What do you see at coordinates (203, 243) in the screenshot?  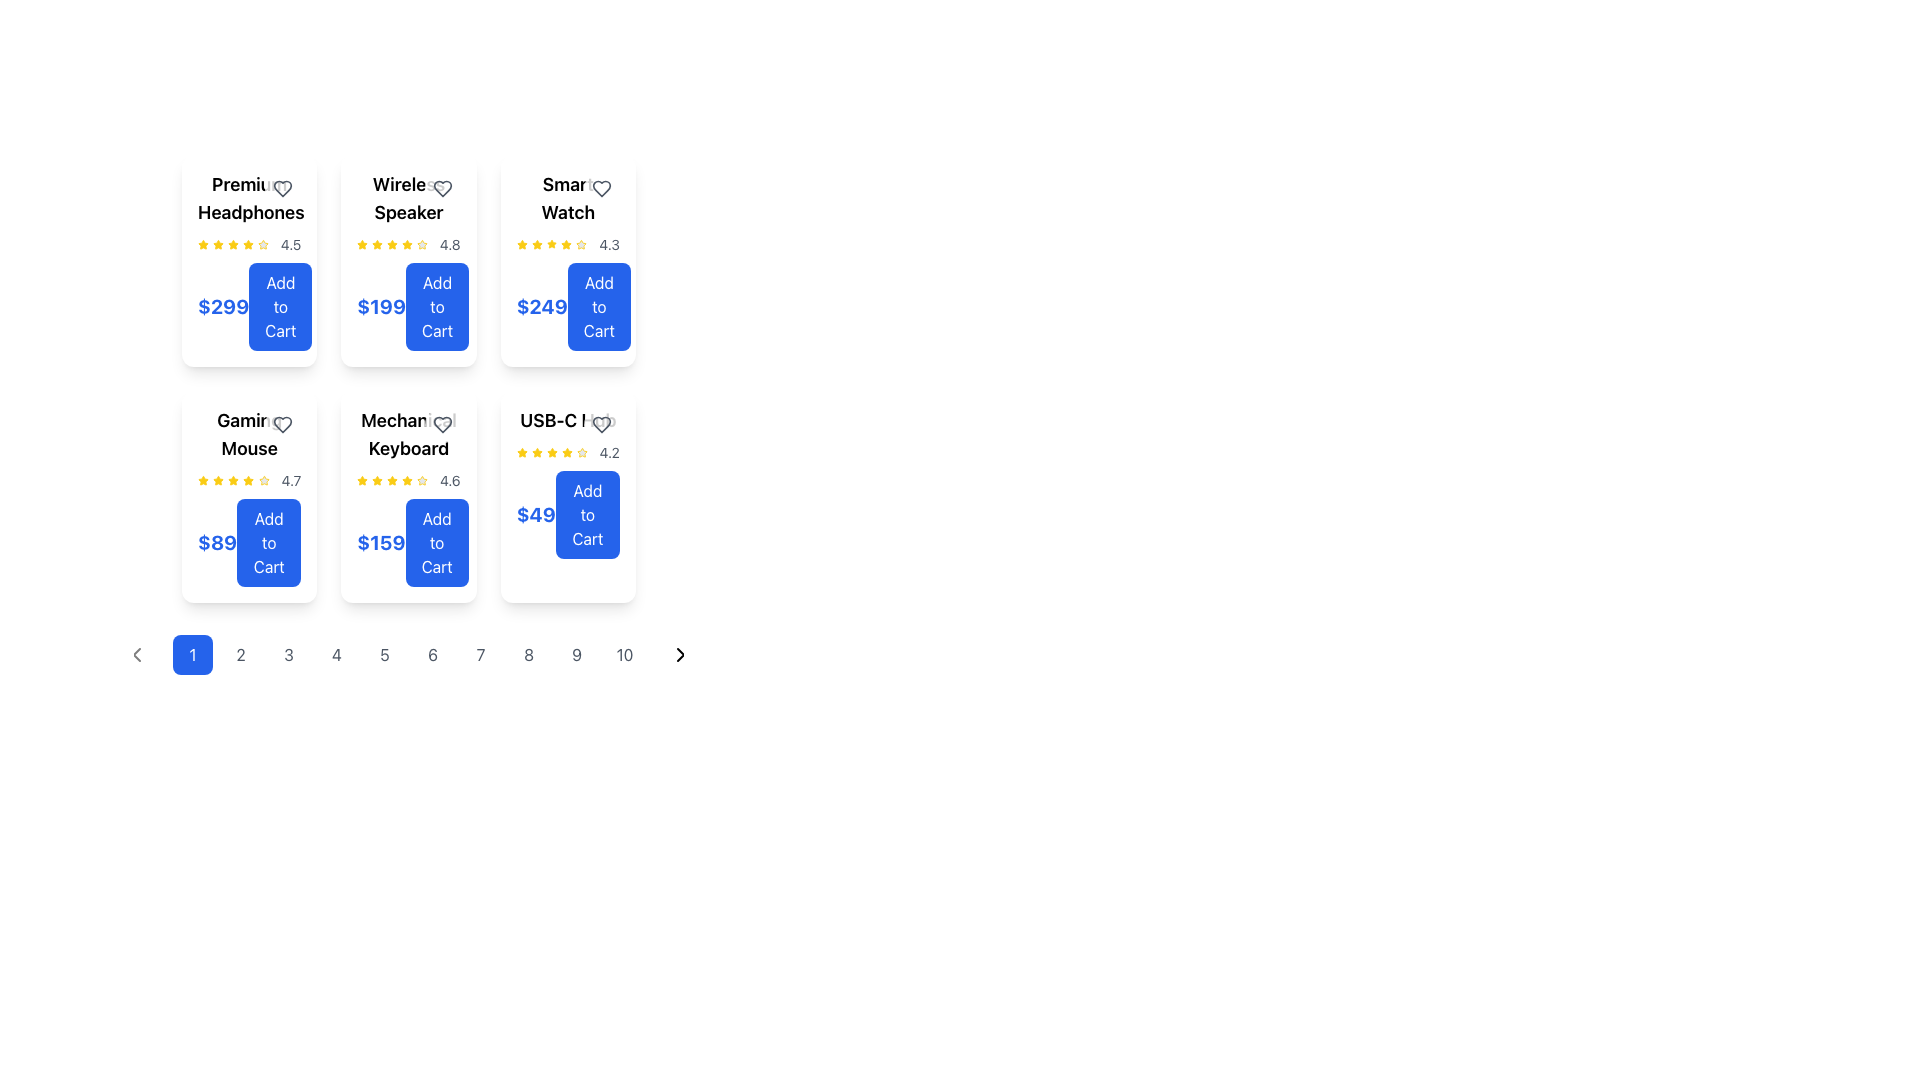 I see `the second rating star icon, which is styled with a yellow fill and outline, located` at bounding box center [203, 243].